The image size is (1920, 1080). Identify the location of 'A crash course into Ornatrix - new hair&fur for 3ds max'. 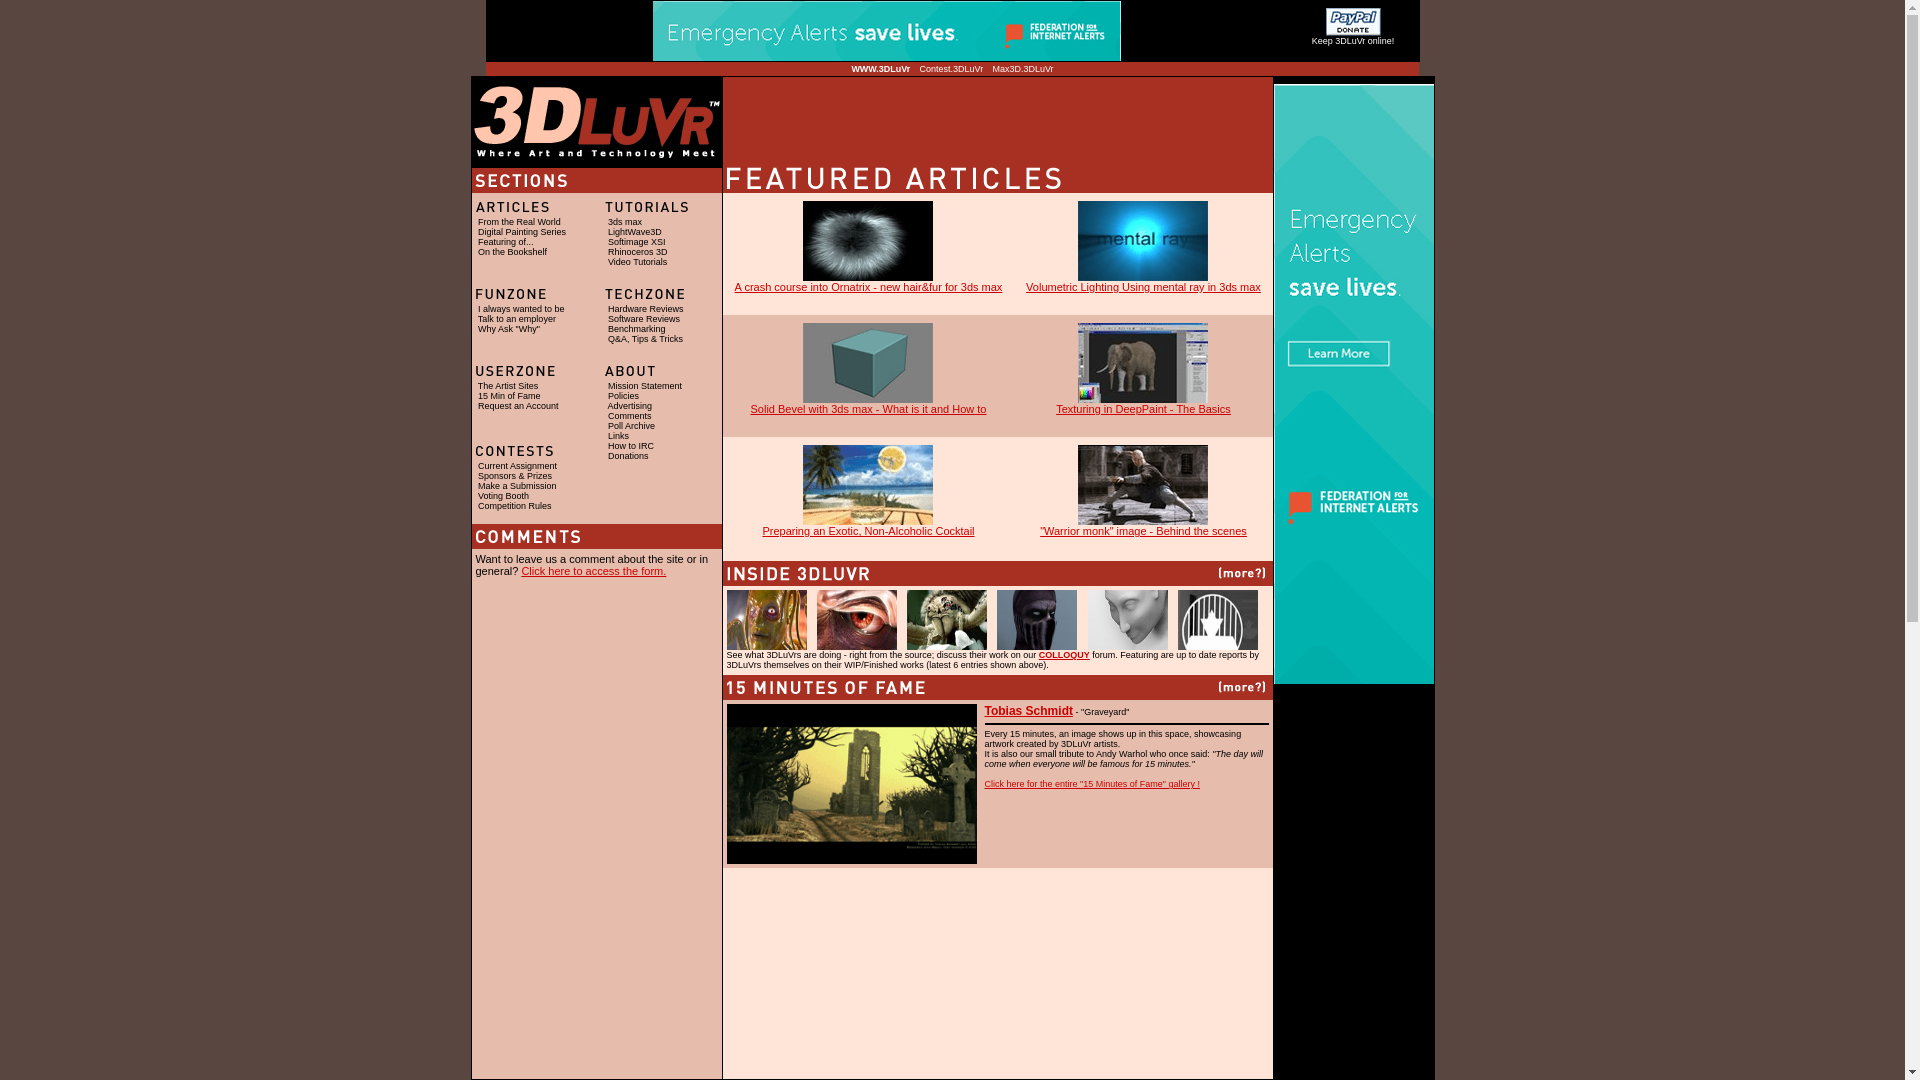
(868, 281).